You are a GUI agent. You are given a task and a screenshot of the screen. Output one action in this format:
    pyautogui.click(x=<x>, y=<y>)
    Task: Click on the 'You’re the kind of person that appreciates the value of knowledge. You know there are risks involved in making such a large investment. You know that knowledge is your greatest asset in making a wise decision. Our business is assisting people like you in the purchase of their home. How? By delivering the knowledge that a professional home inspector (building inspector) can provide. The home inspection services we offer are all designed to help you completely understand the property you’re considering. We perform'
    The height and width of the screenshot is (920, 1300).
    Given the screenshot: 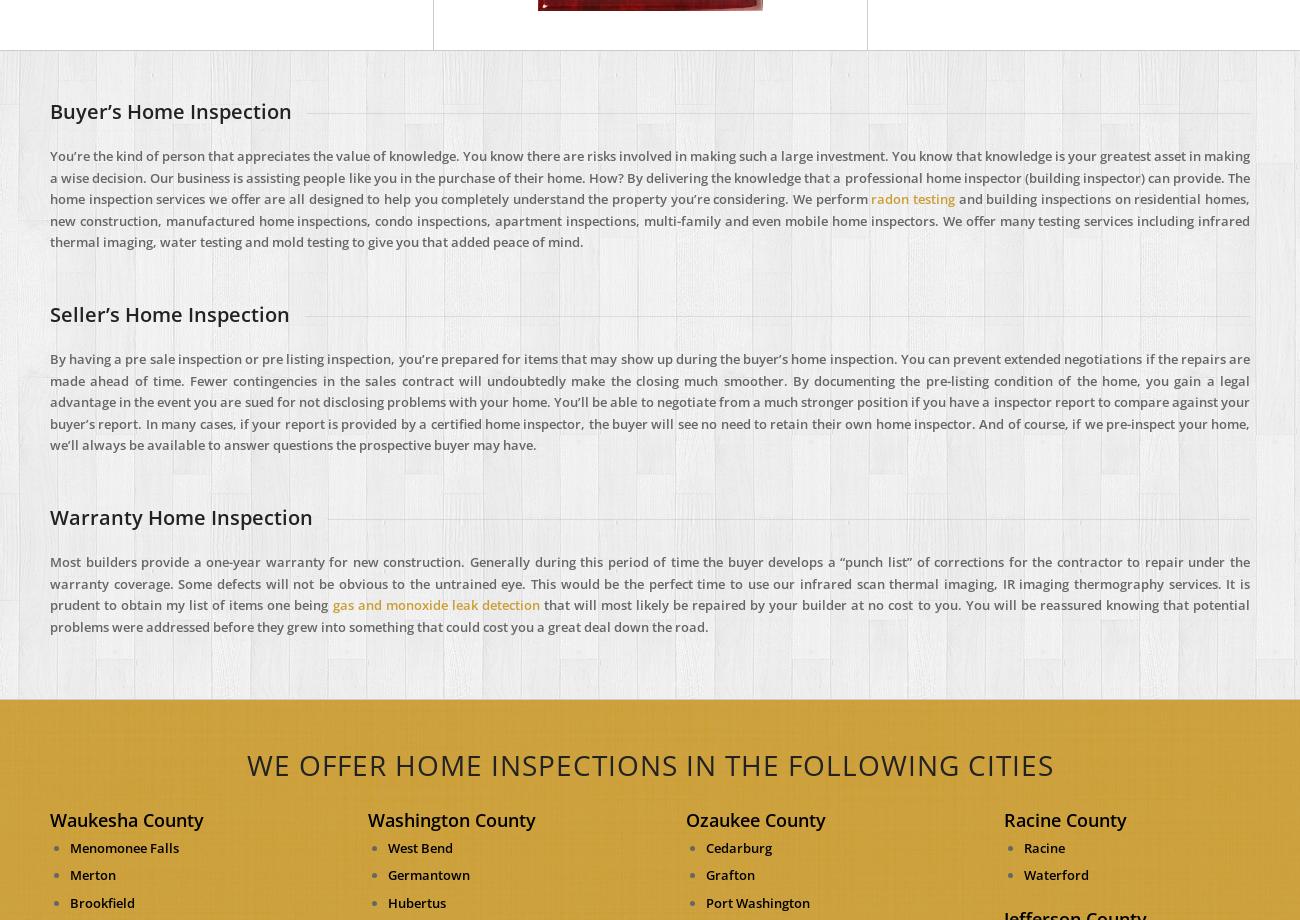 What is the action you would take?
    pyautogui.click(x=650, y=176)
    